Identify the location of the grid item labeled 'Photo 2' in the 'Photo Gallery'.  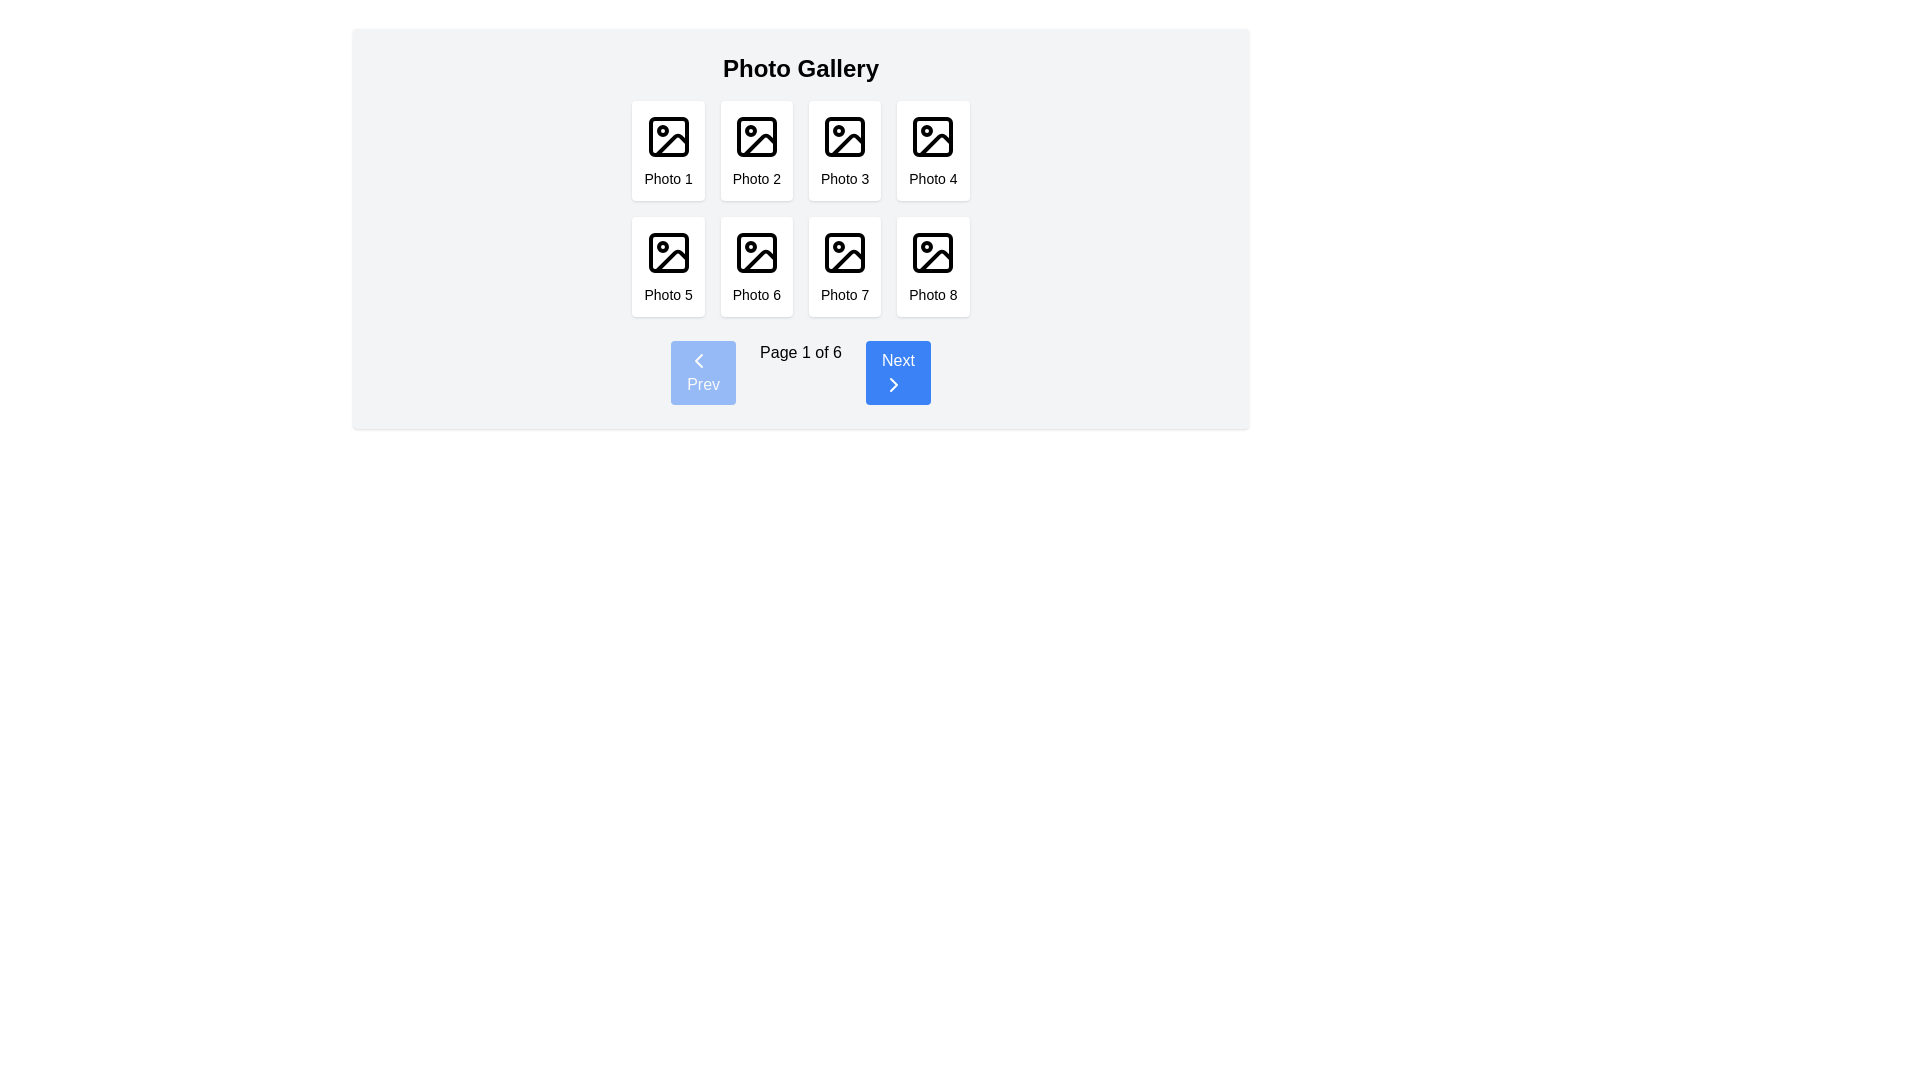
(755, 149).